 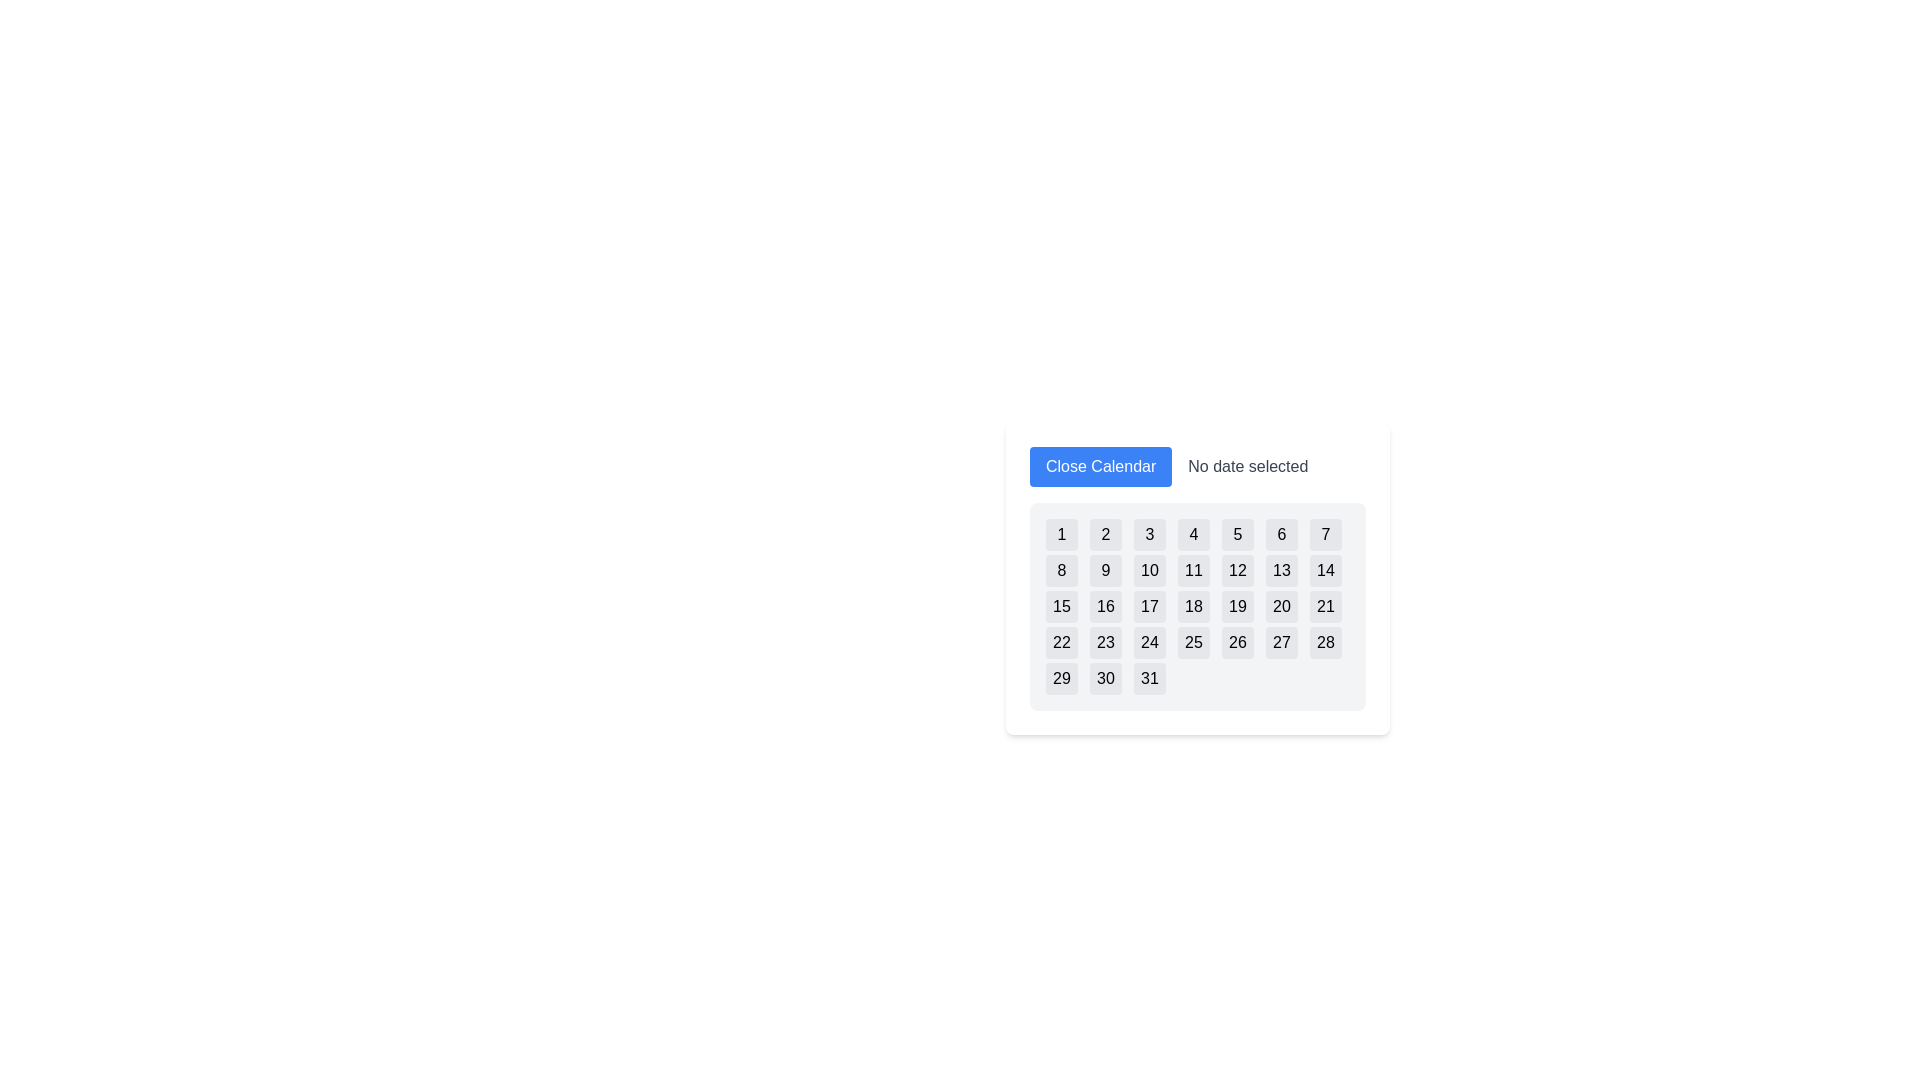 What do you see at coordinates (1150, 677) in the screenshot?
I see `the gray square button with rounded corners displaying the number '31'` at bounding box center [1150, 677].